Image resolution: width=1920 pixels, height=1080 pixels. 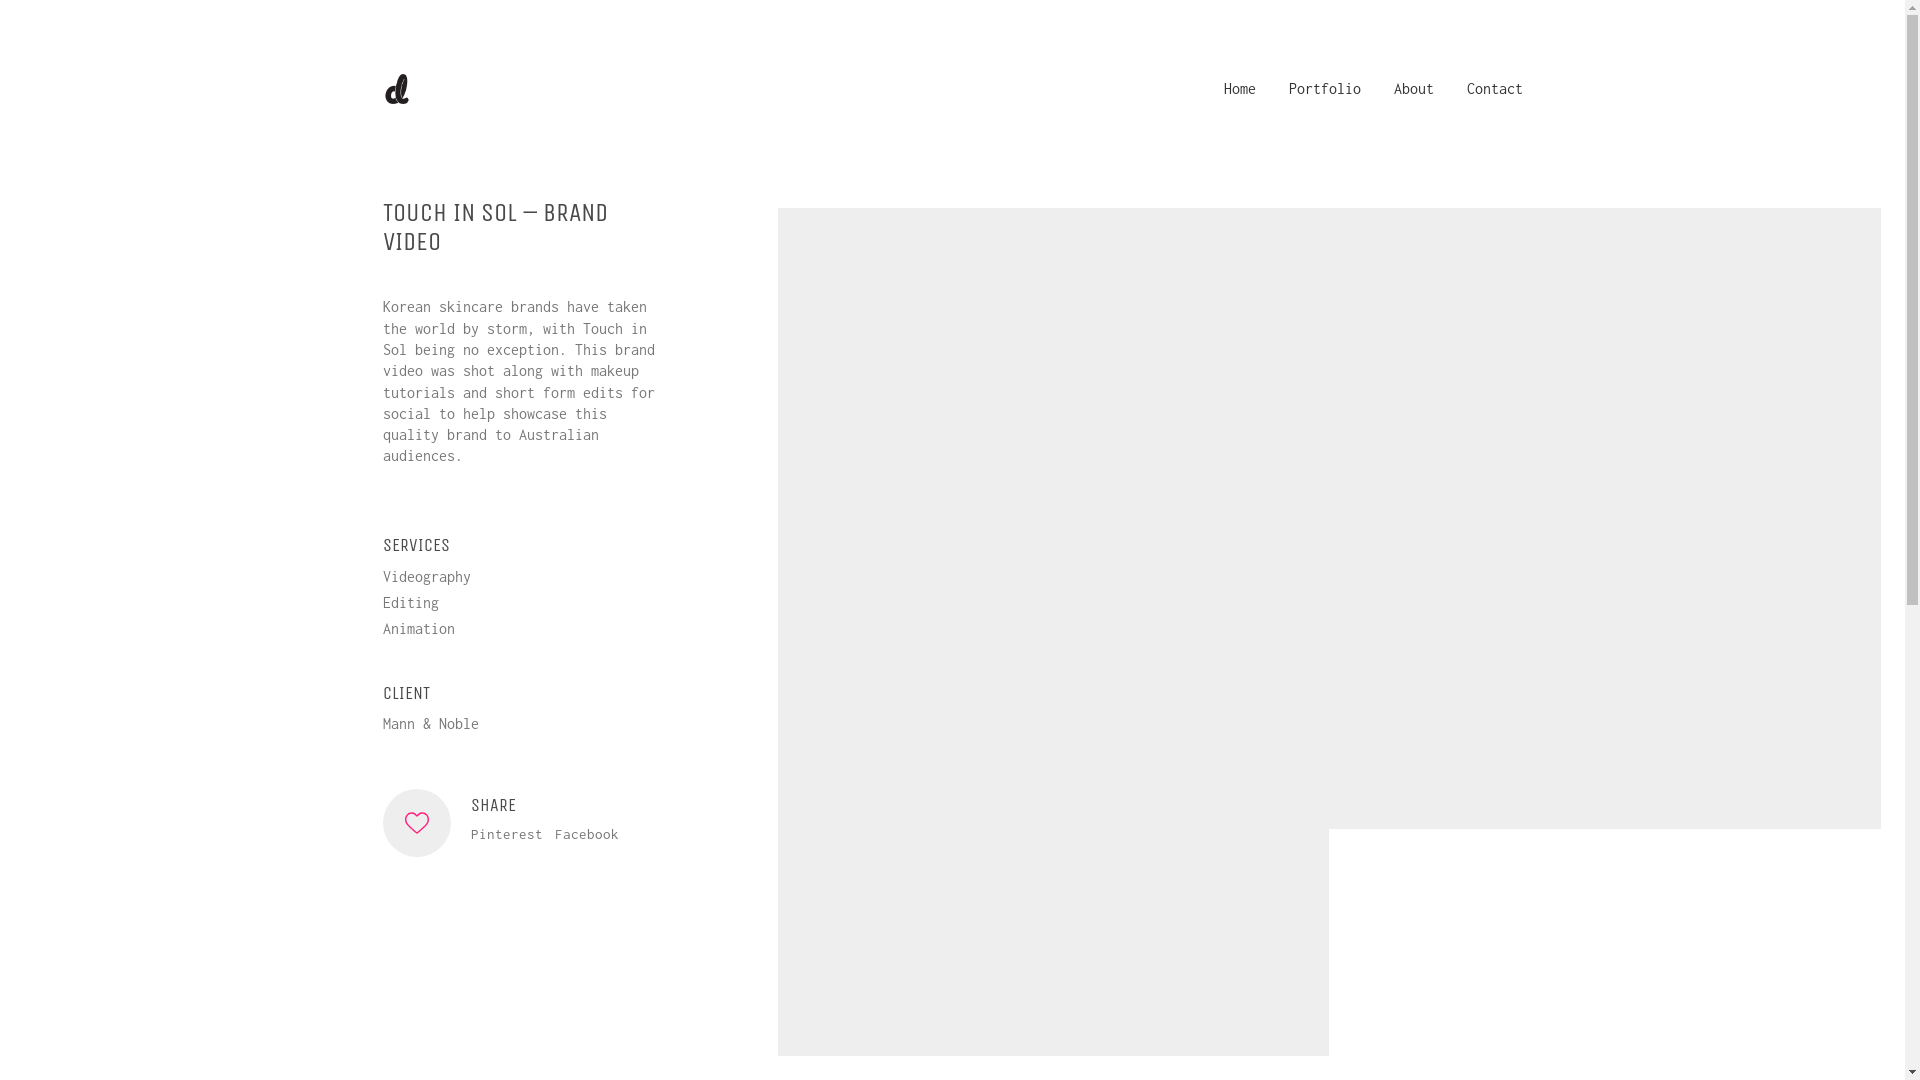 What do you see at coordinates (584, 834) in the screenshot?
I see `'Facebook'` at bounding box center [584, 834].